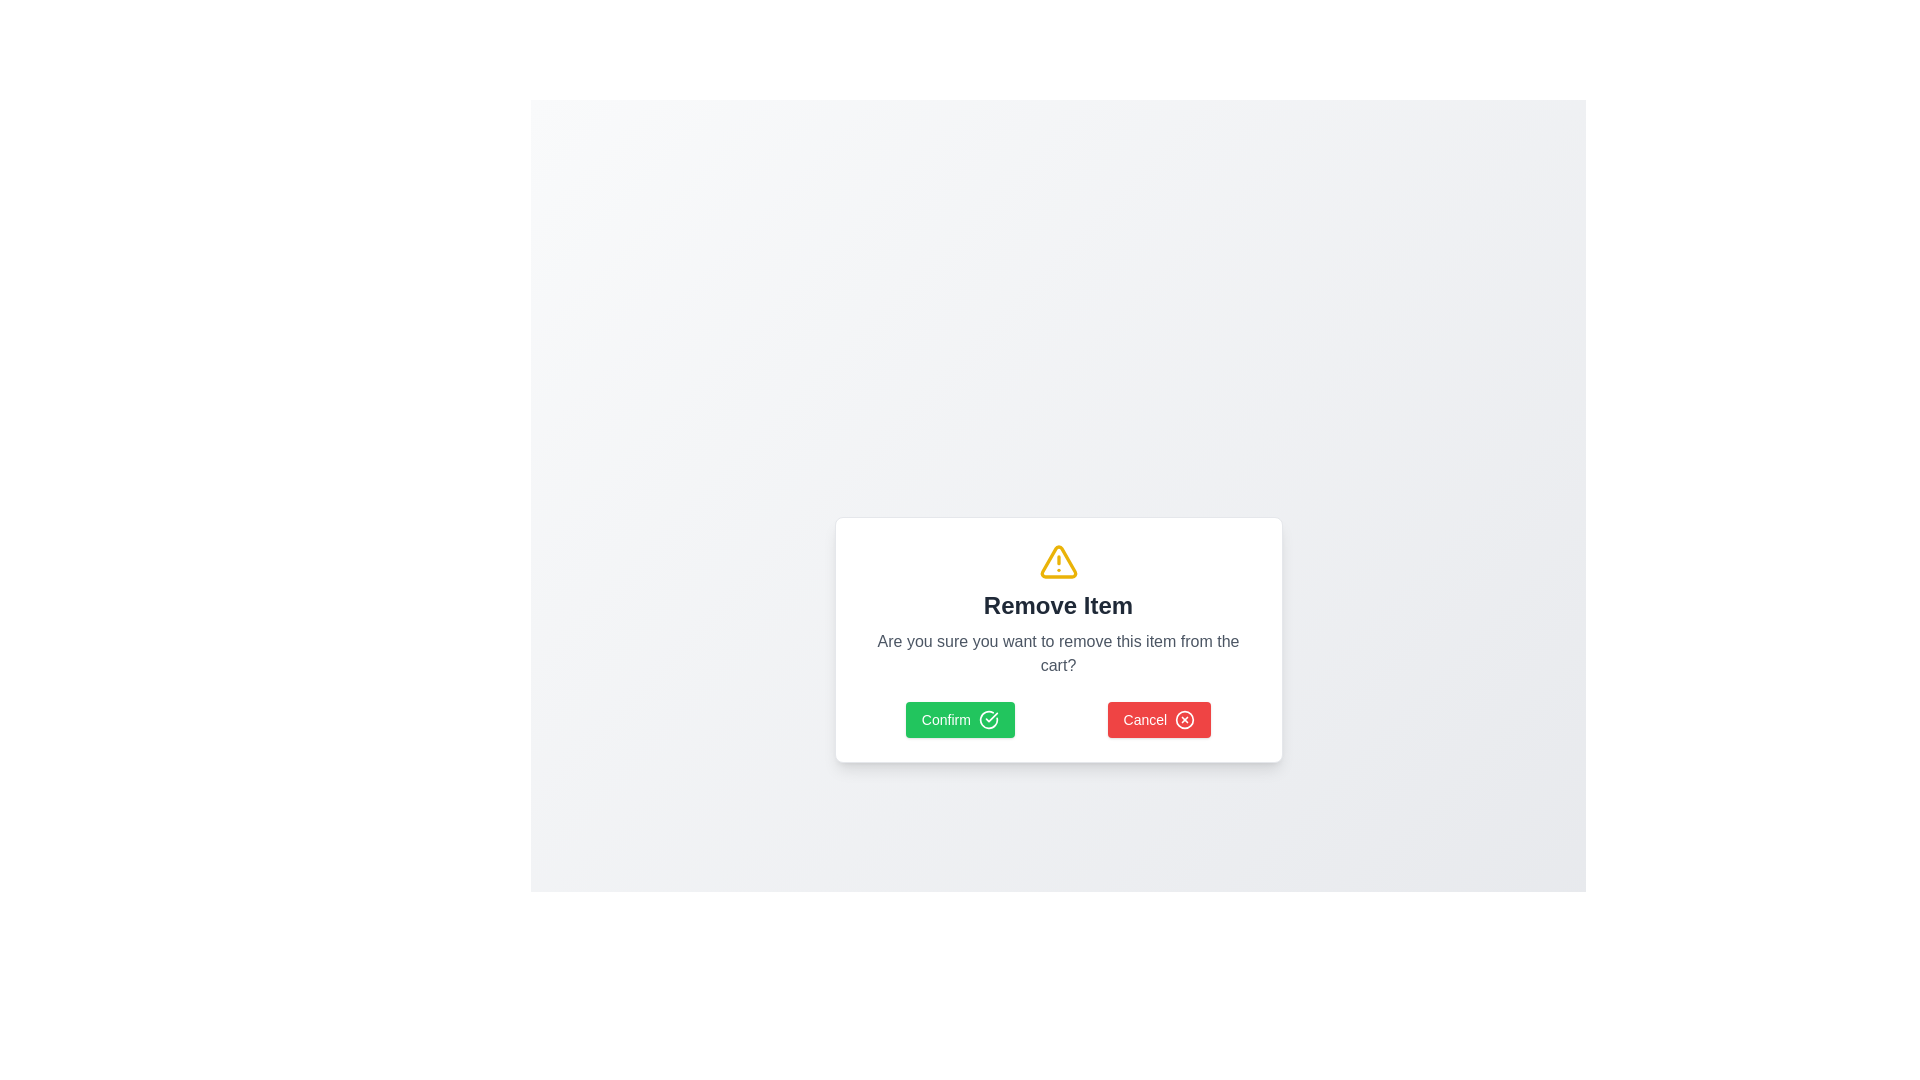 Image resolution: width=1920 pixels, height=1080 pixels. Describe the element at coordinates (960, 720) in the screenshot. I see `the green 'Confirm' button with rounded corners that features white text and a checkmark icon to confirm the action` at that location.